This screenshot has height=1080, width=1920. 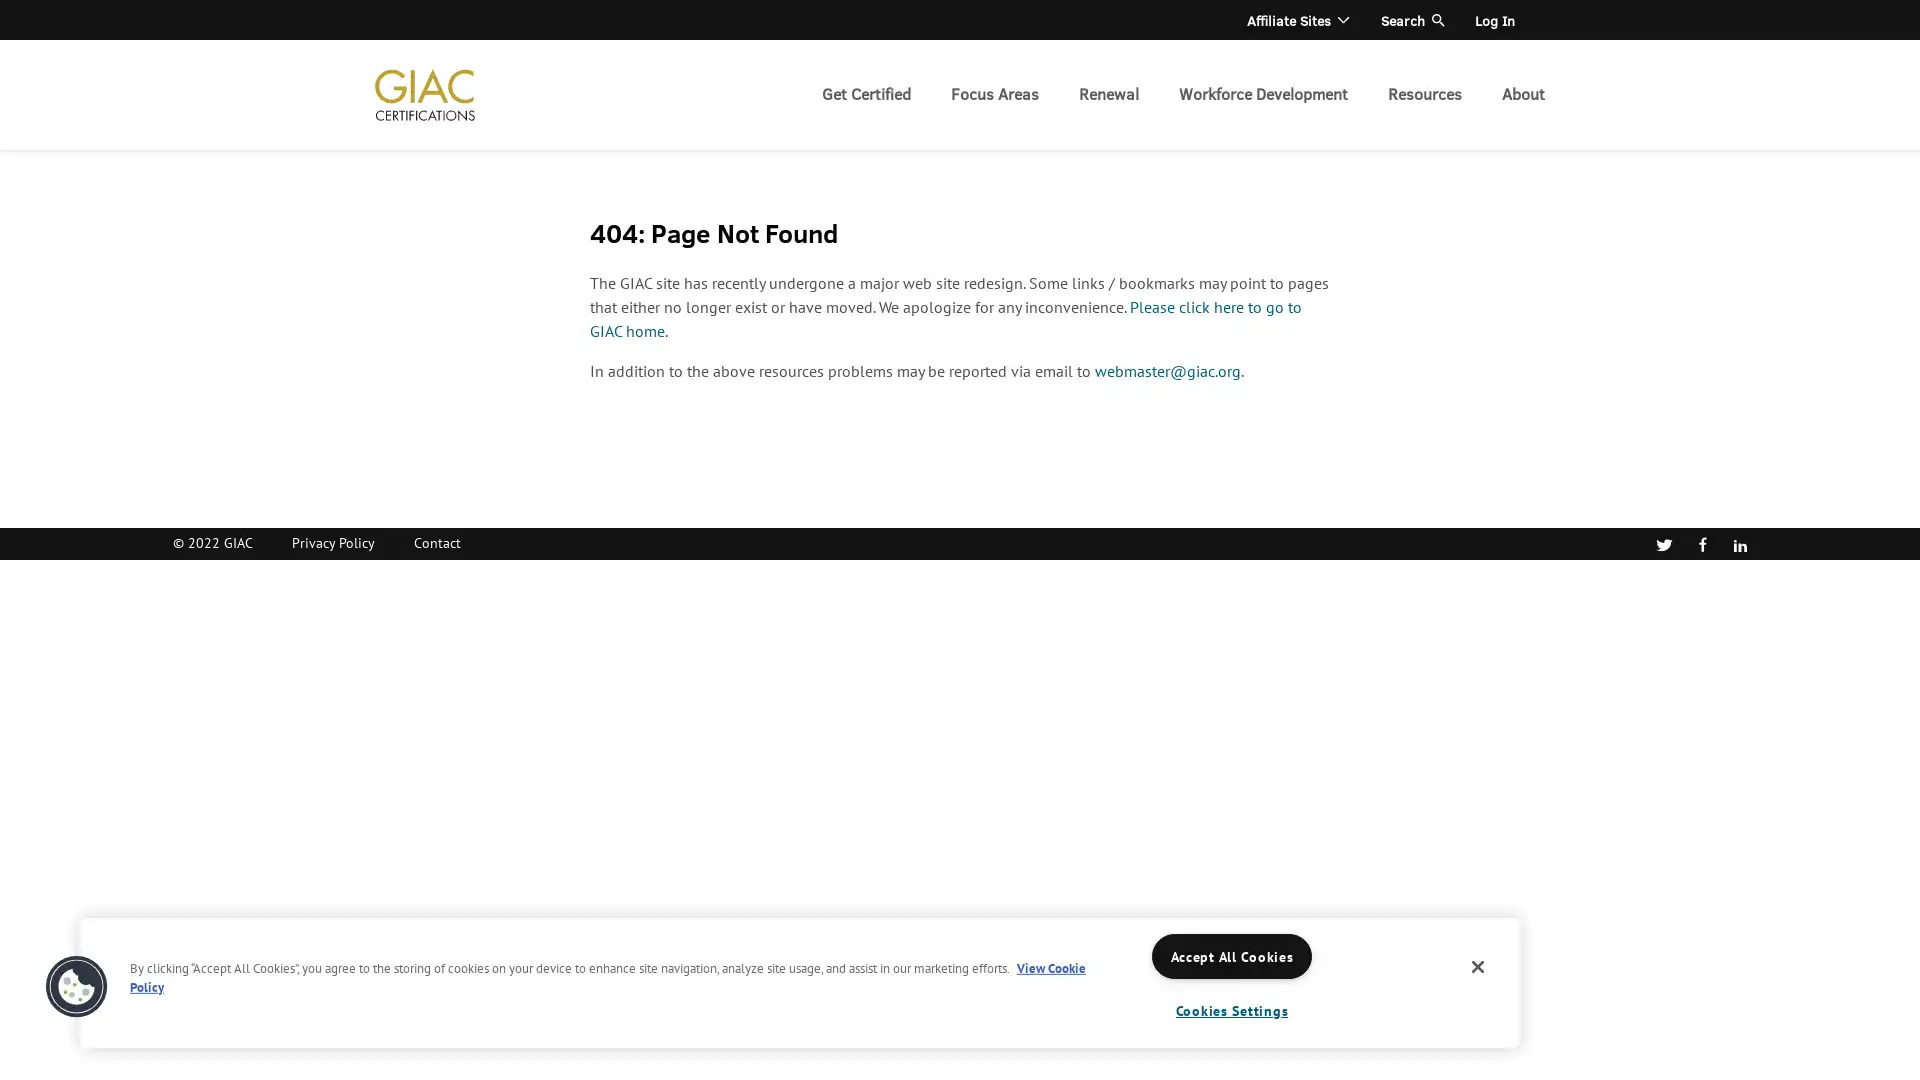 I want to click on Cookies Settings, so click(x=1231, y=1010).